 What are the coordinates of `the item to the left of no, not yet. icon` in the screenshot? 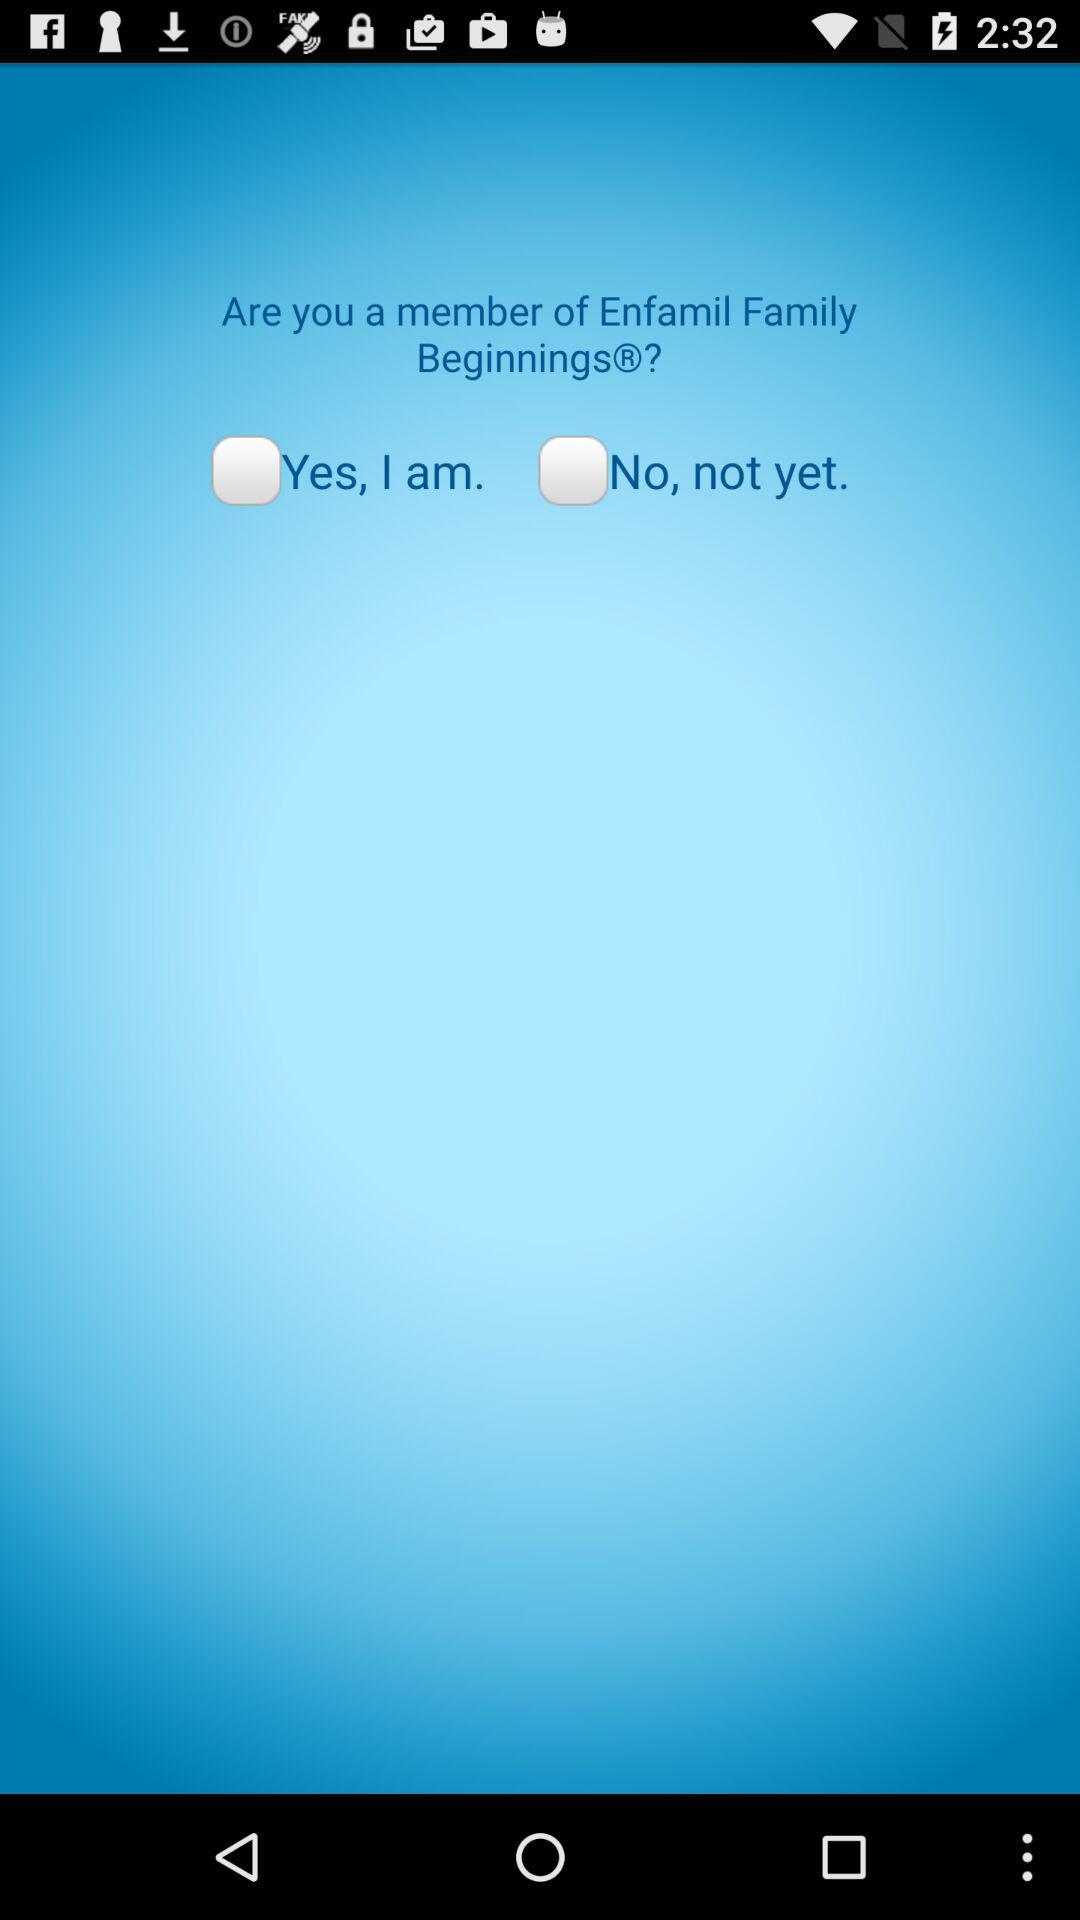 It's located at (347, 469).